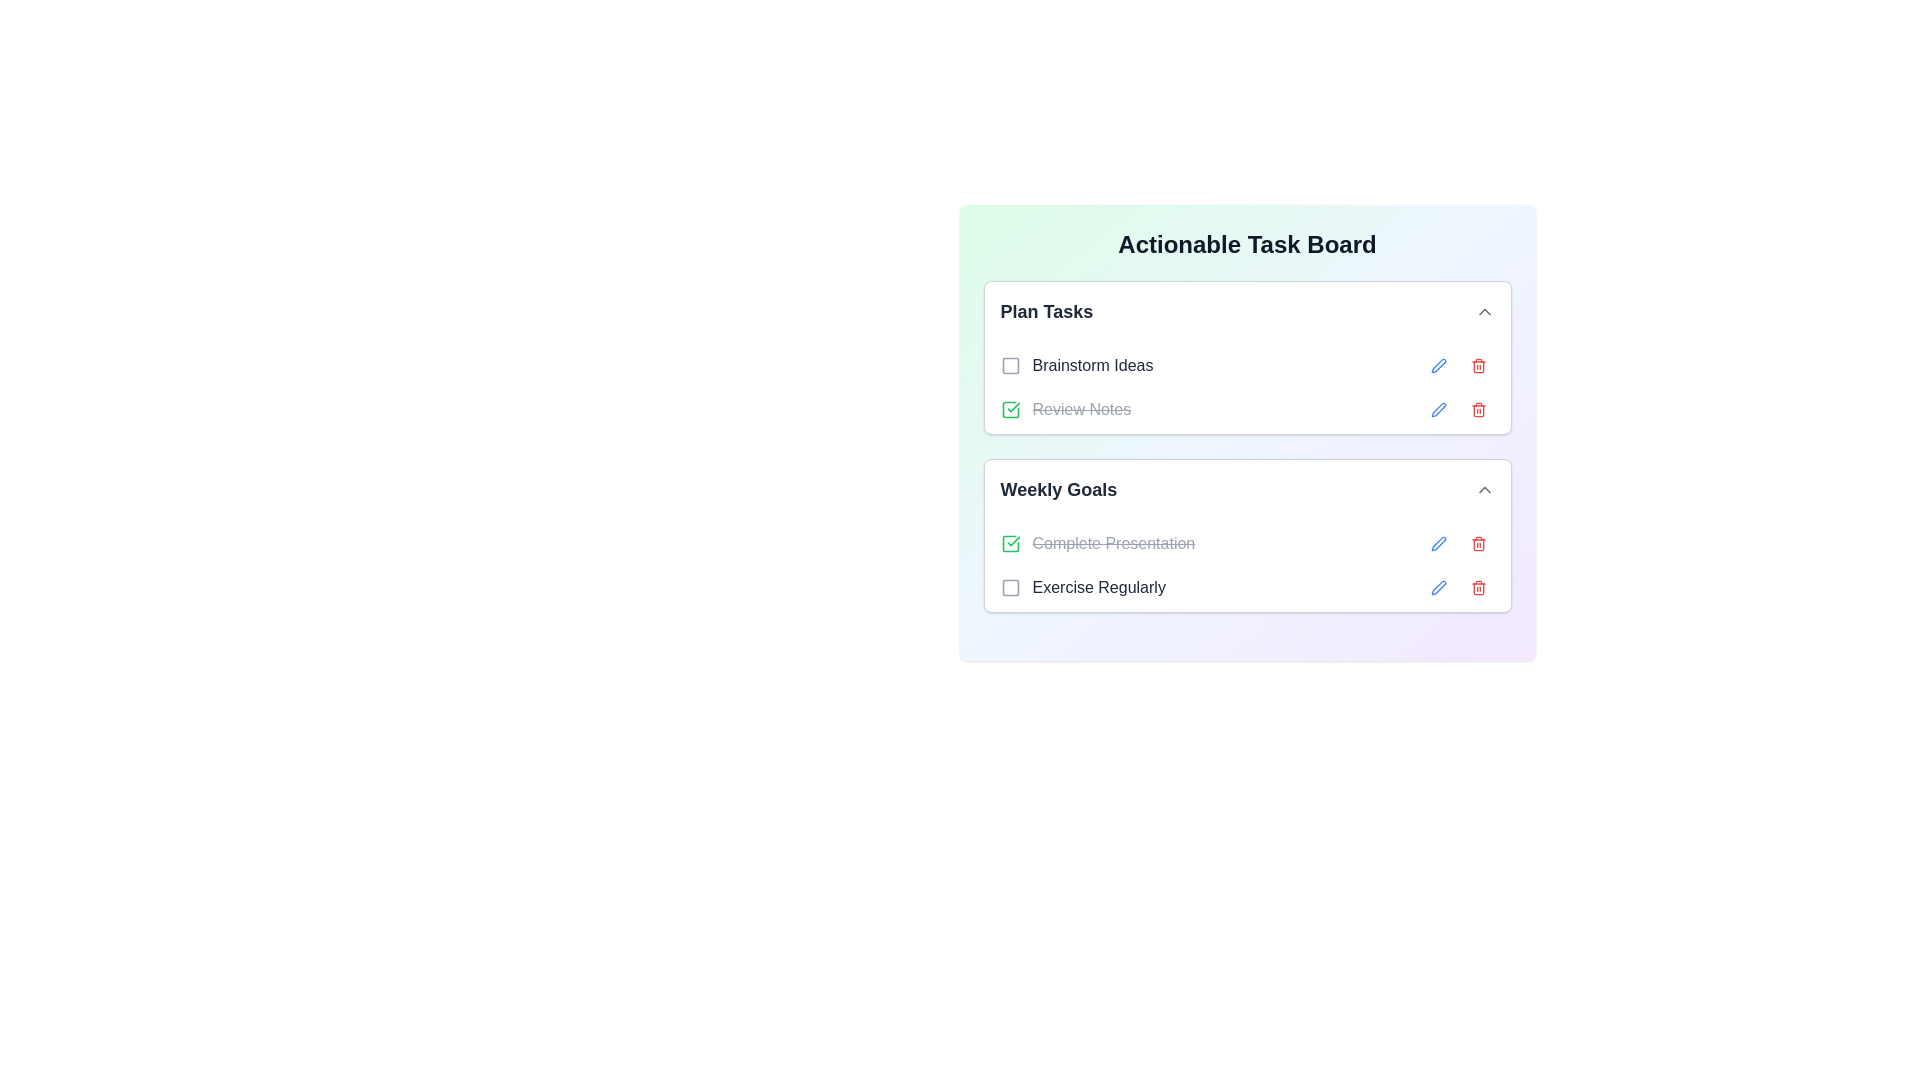  I want to click on the edit icon button located next to the 'Complete Presentation' checkbox in the 'Weekly Goals' section, so click(1437, 543).